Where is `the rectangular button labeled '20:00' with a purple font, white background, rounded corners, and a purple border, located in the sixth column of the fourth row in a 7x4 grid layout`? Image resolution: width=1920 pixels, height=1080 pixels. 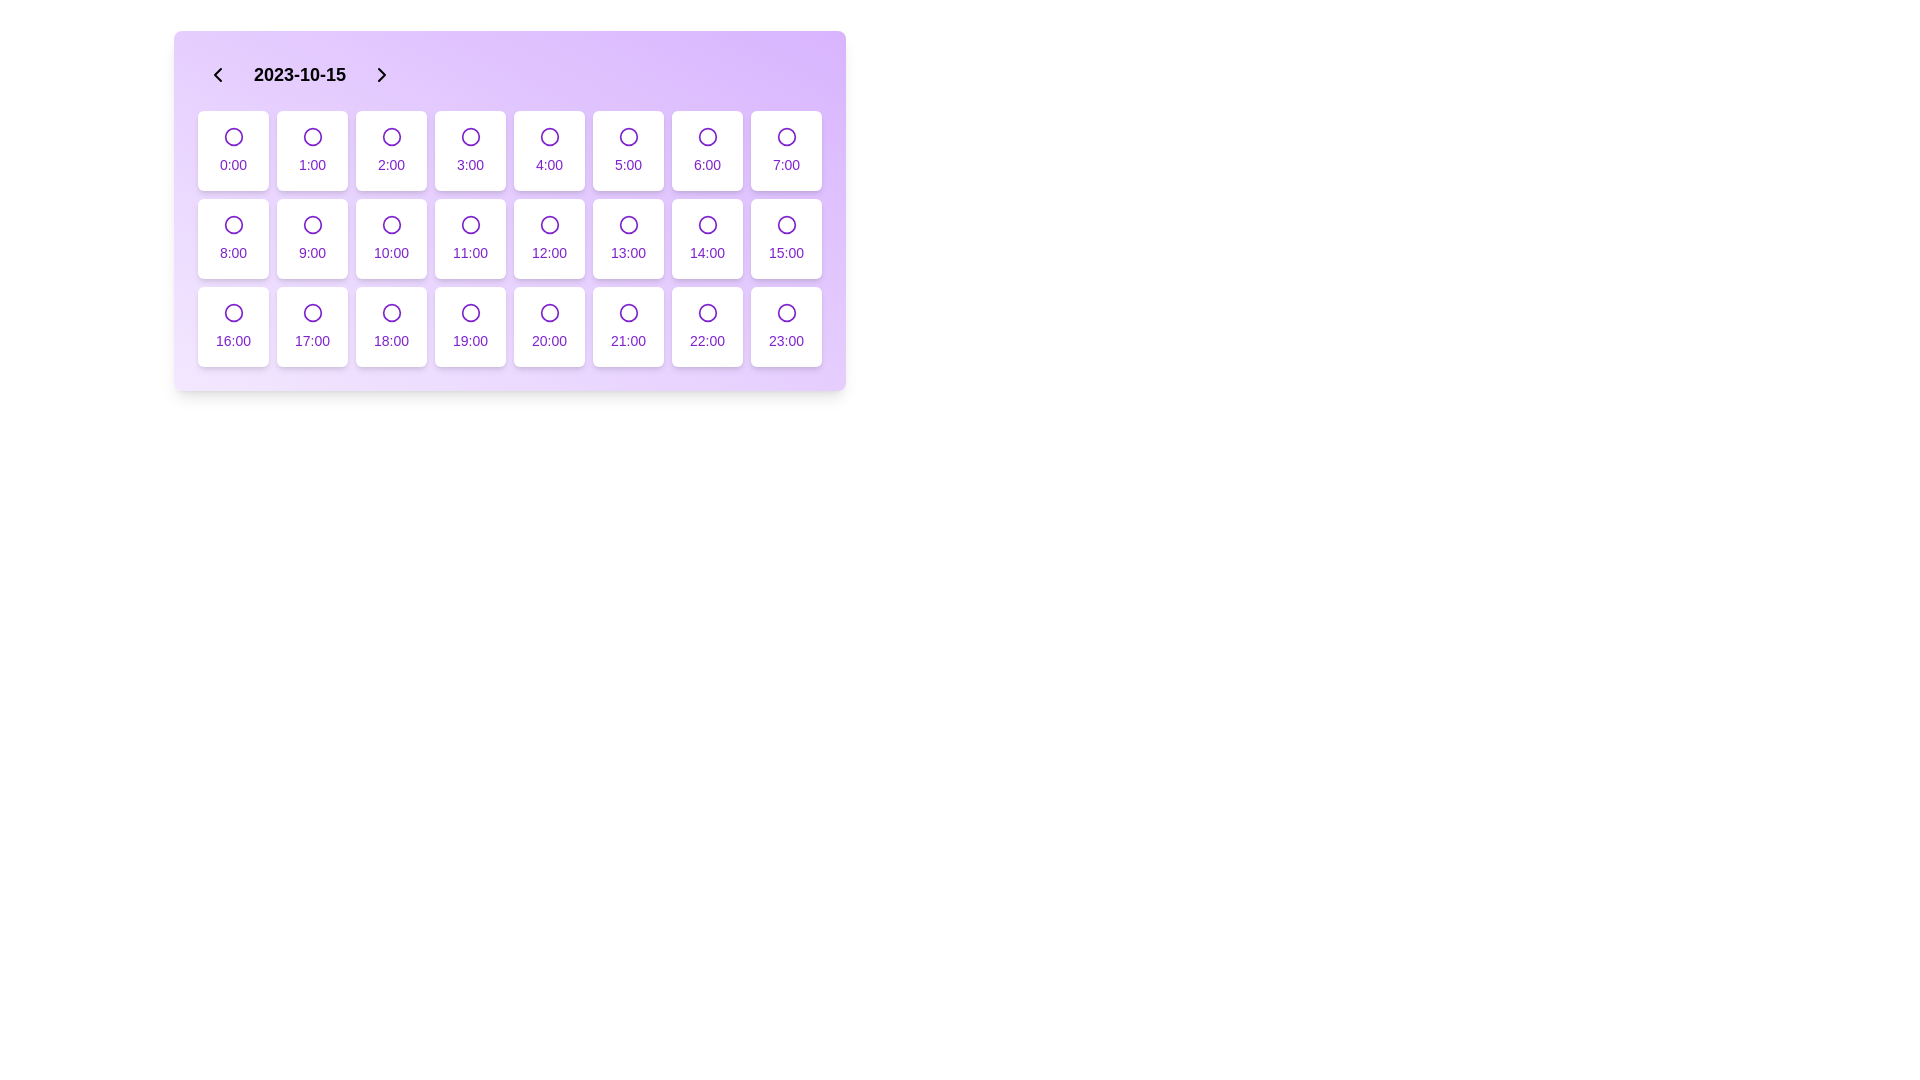 the rectangular button labeled '20:00' with a purple font, white background, rounded corners, and a purple border, located in the sixth column of the fourth row in a 7x4 grid layout is located at coordinates (549, 326).